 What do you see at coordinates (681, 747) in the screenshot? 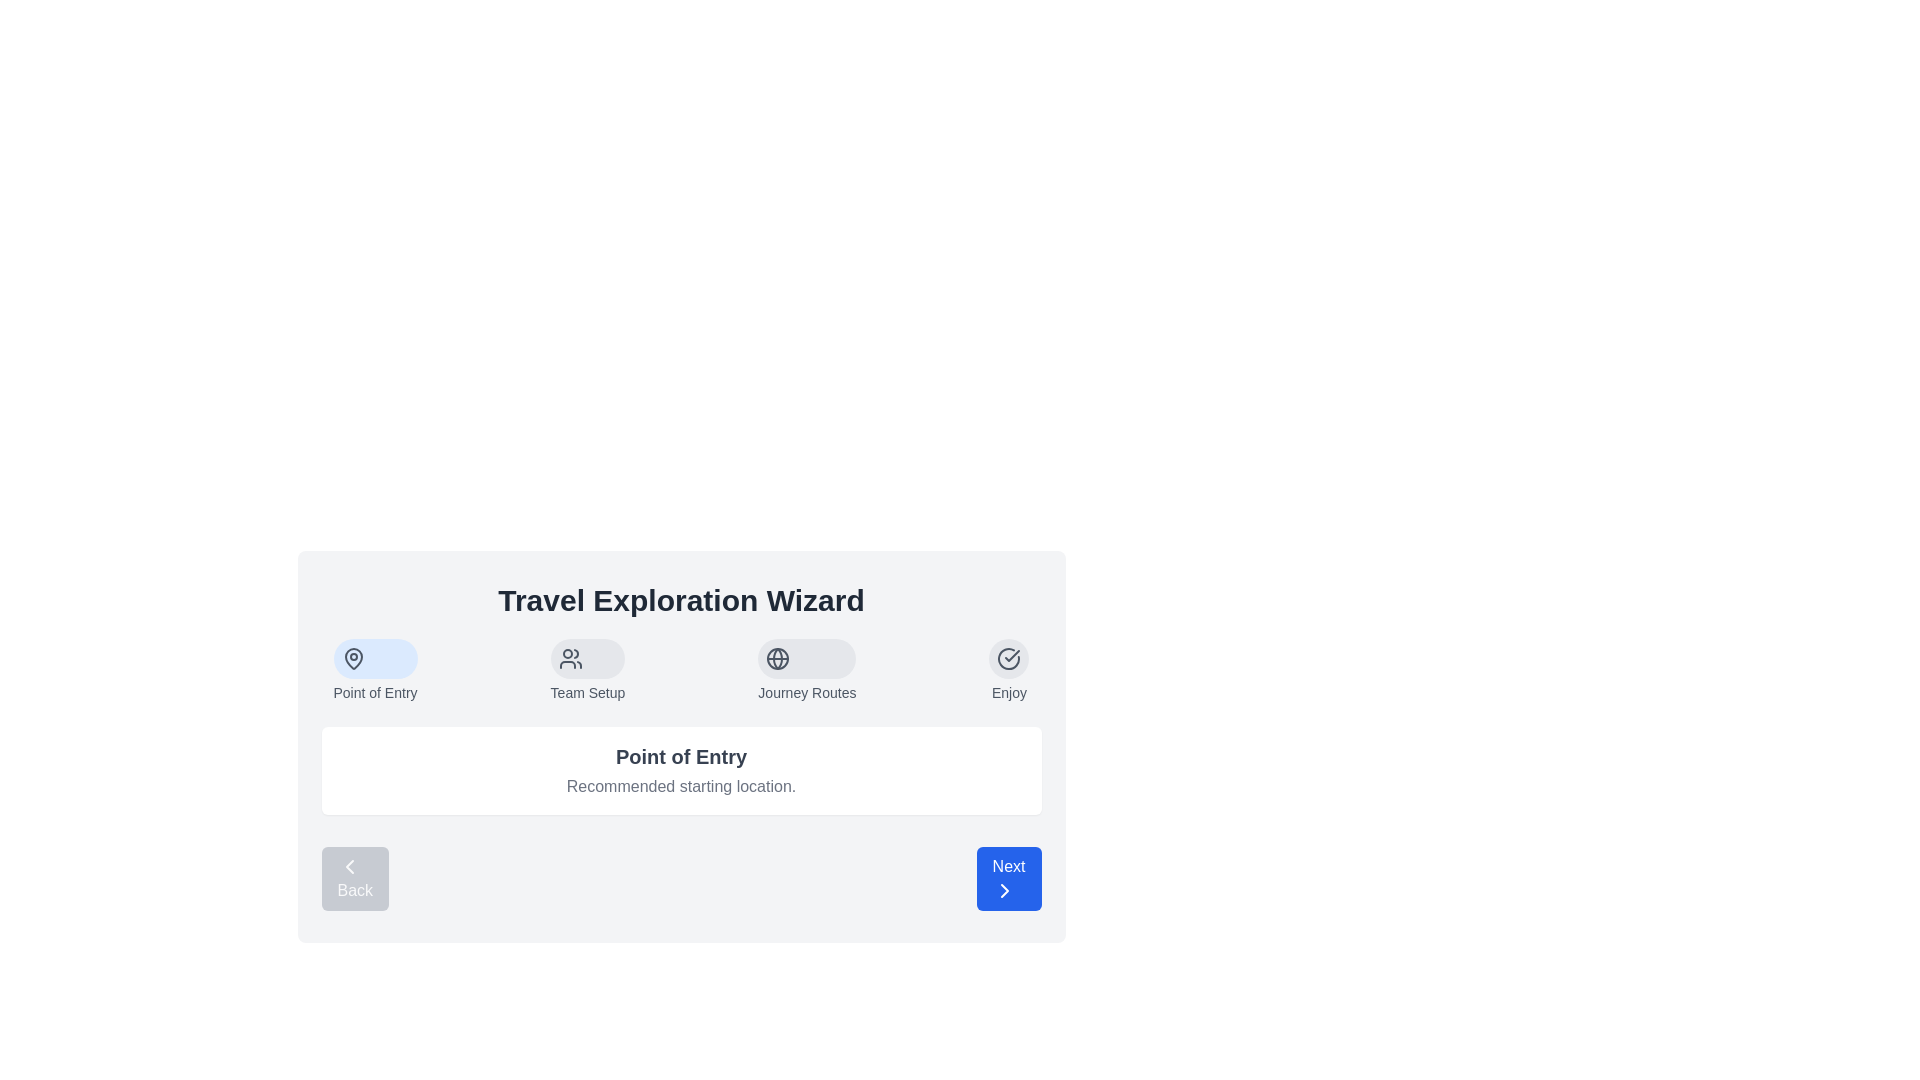
I see `the Informational card that provides guidance in a multi-step process, positioned centrally below the navigation bar` at bounding box center [681, 747].